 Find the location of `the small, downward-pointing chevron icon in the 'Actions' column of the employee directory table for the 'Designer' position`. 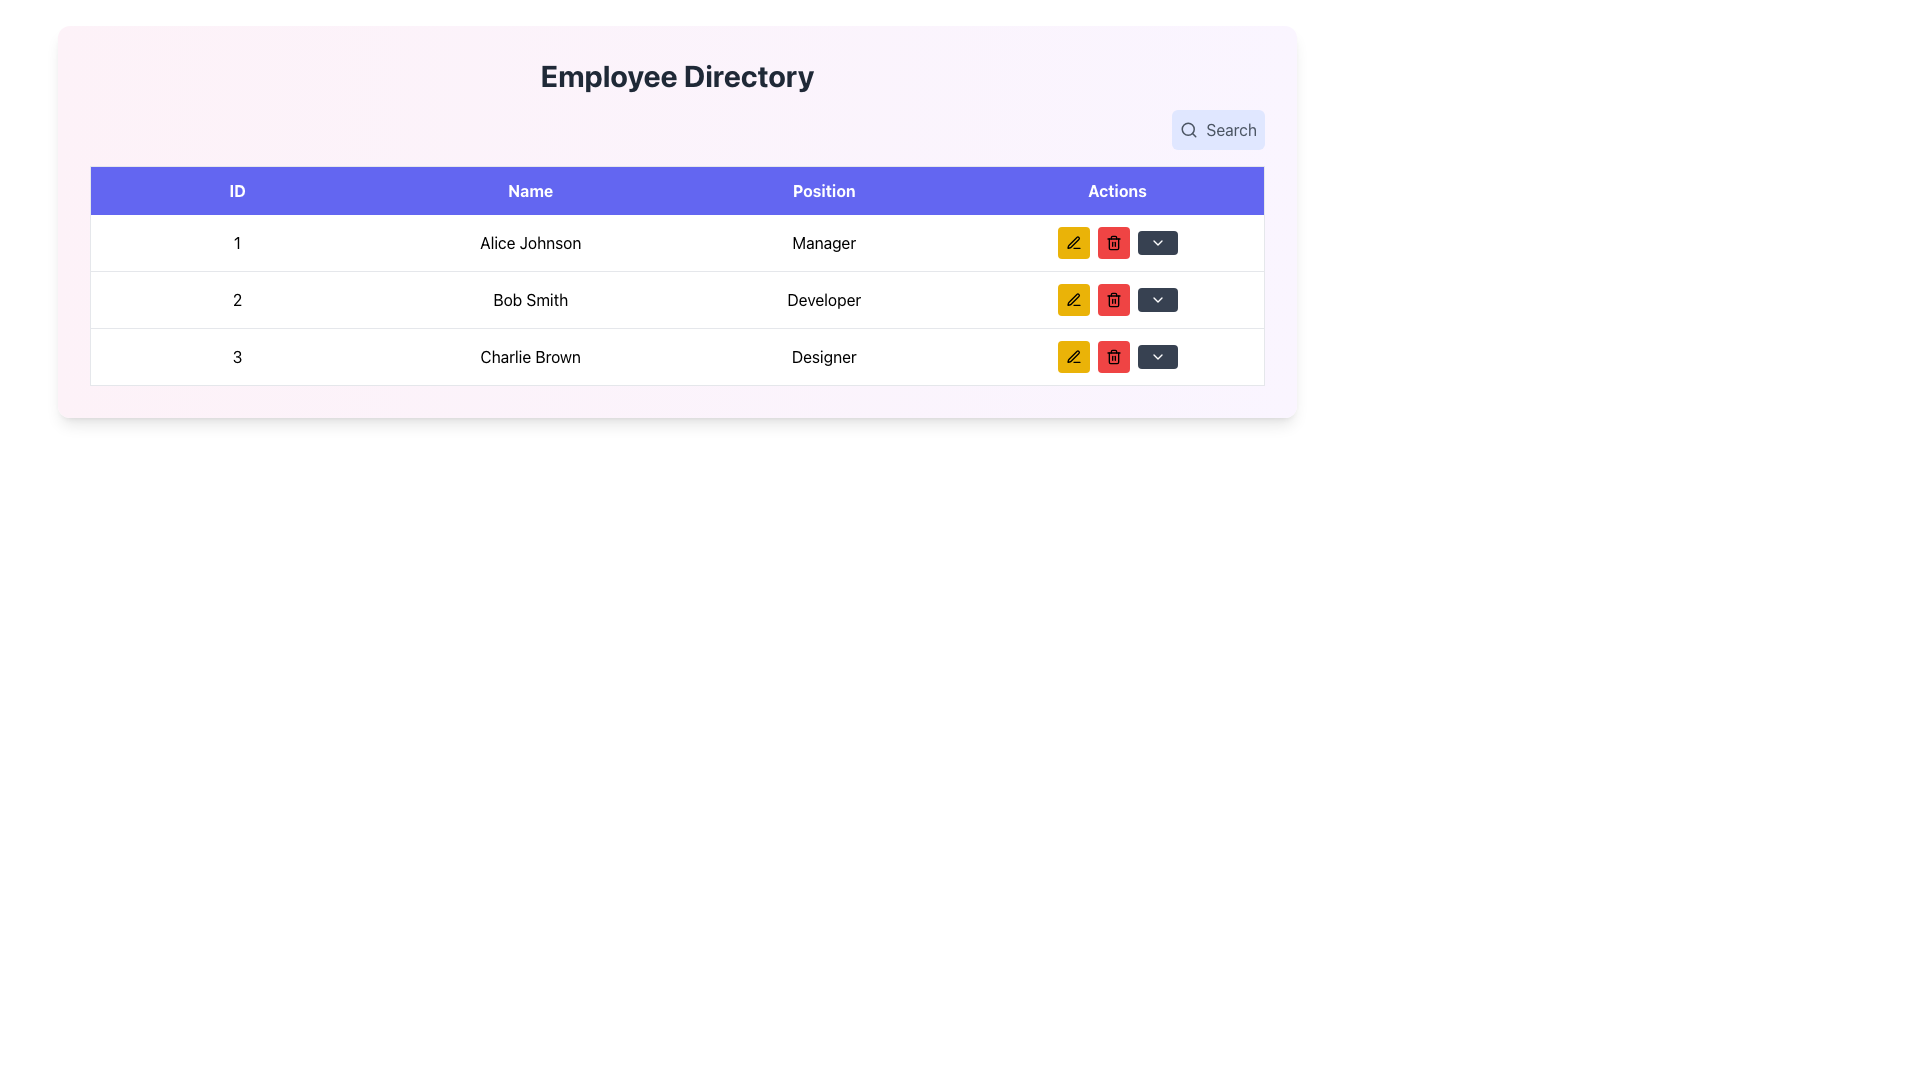

the small, downward-pointing chevron icon in the 'Actions' column of the employee directory table for the 'Designer' position is located at coordinates (1157, 242).